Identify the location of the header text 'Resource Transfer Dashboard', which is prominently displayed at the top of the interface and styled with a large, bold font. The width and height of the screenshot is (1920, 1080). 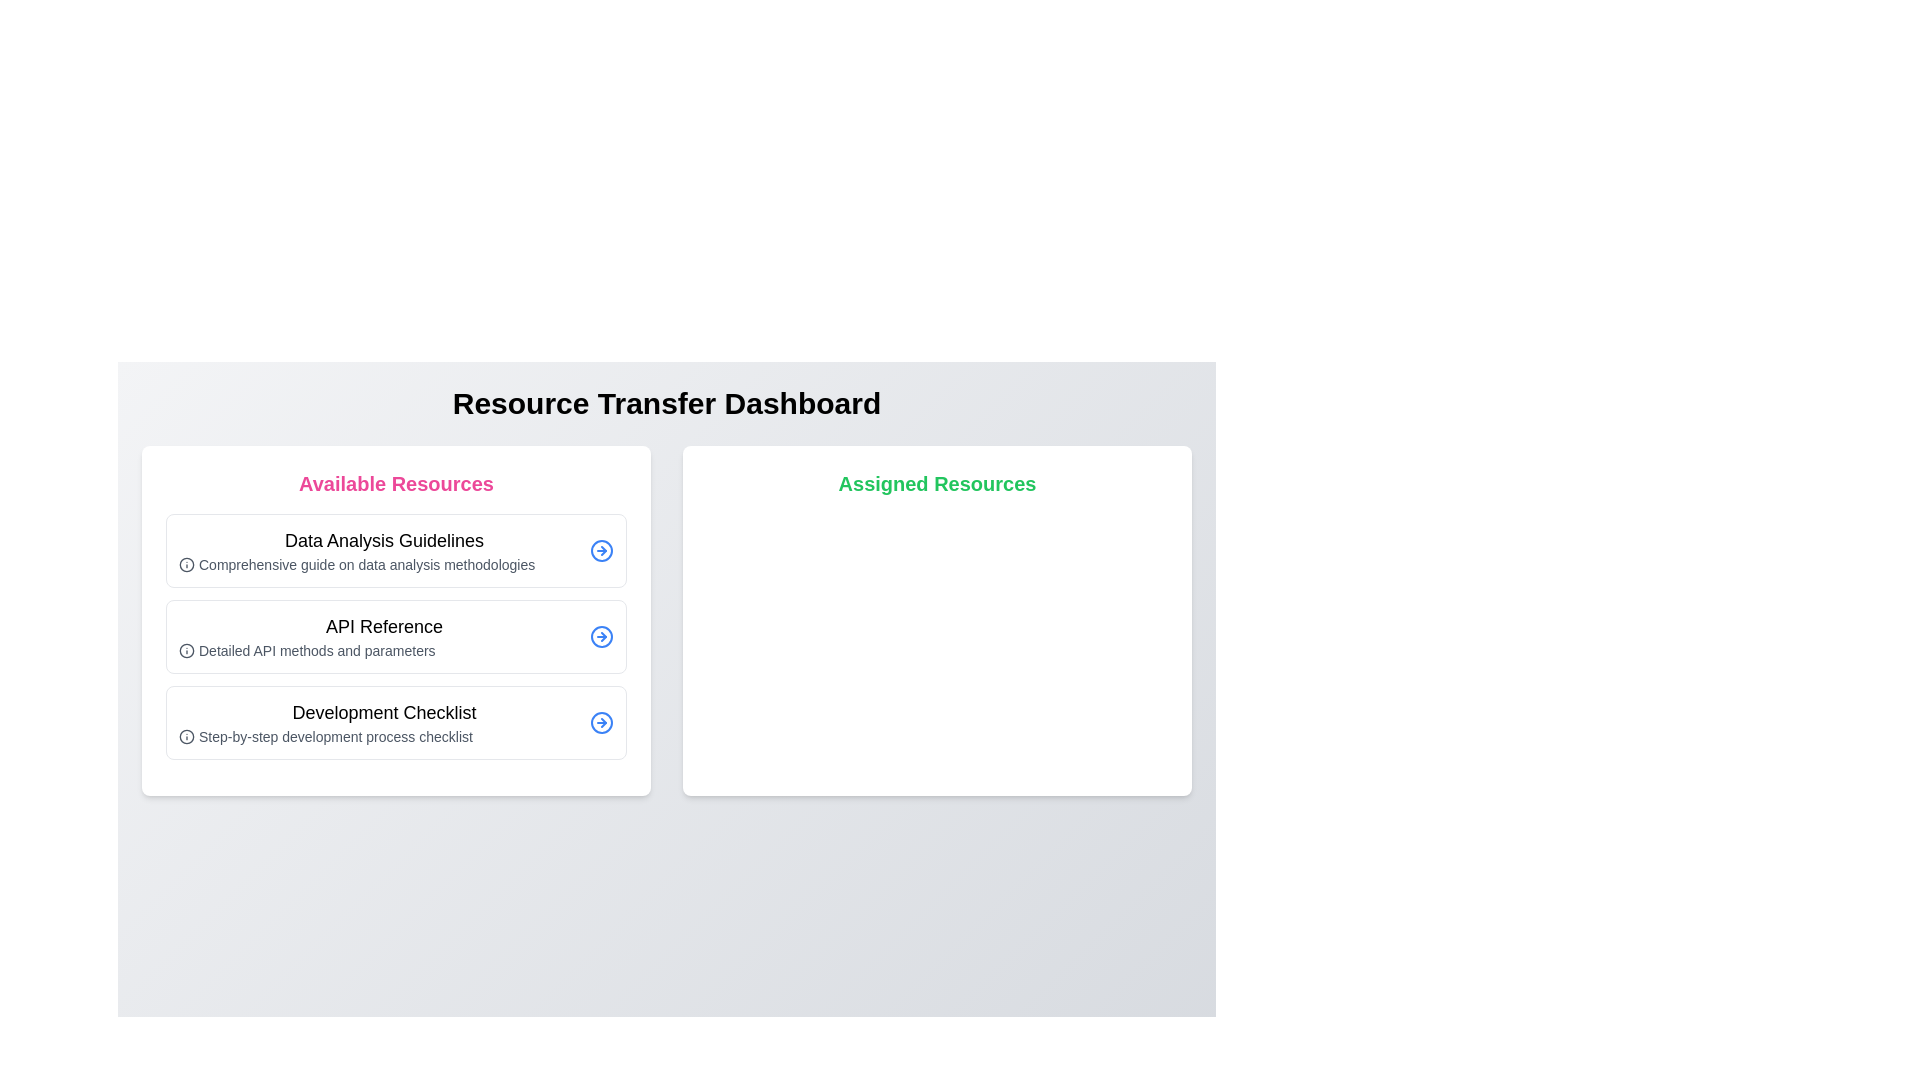
(667, 404).